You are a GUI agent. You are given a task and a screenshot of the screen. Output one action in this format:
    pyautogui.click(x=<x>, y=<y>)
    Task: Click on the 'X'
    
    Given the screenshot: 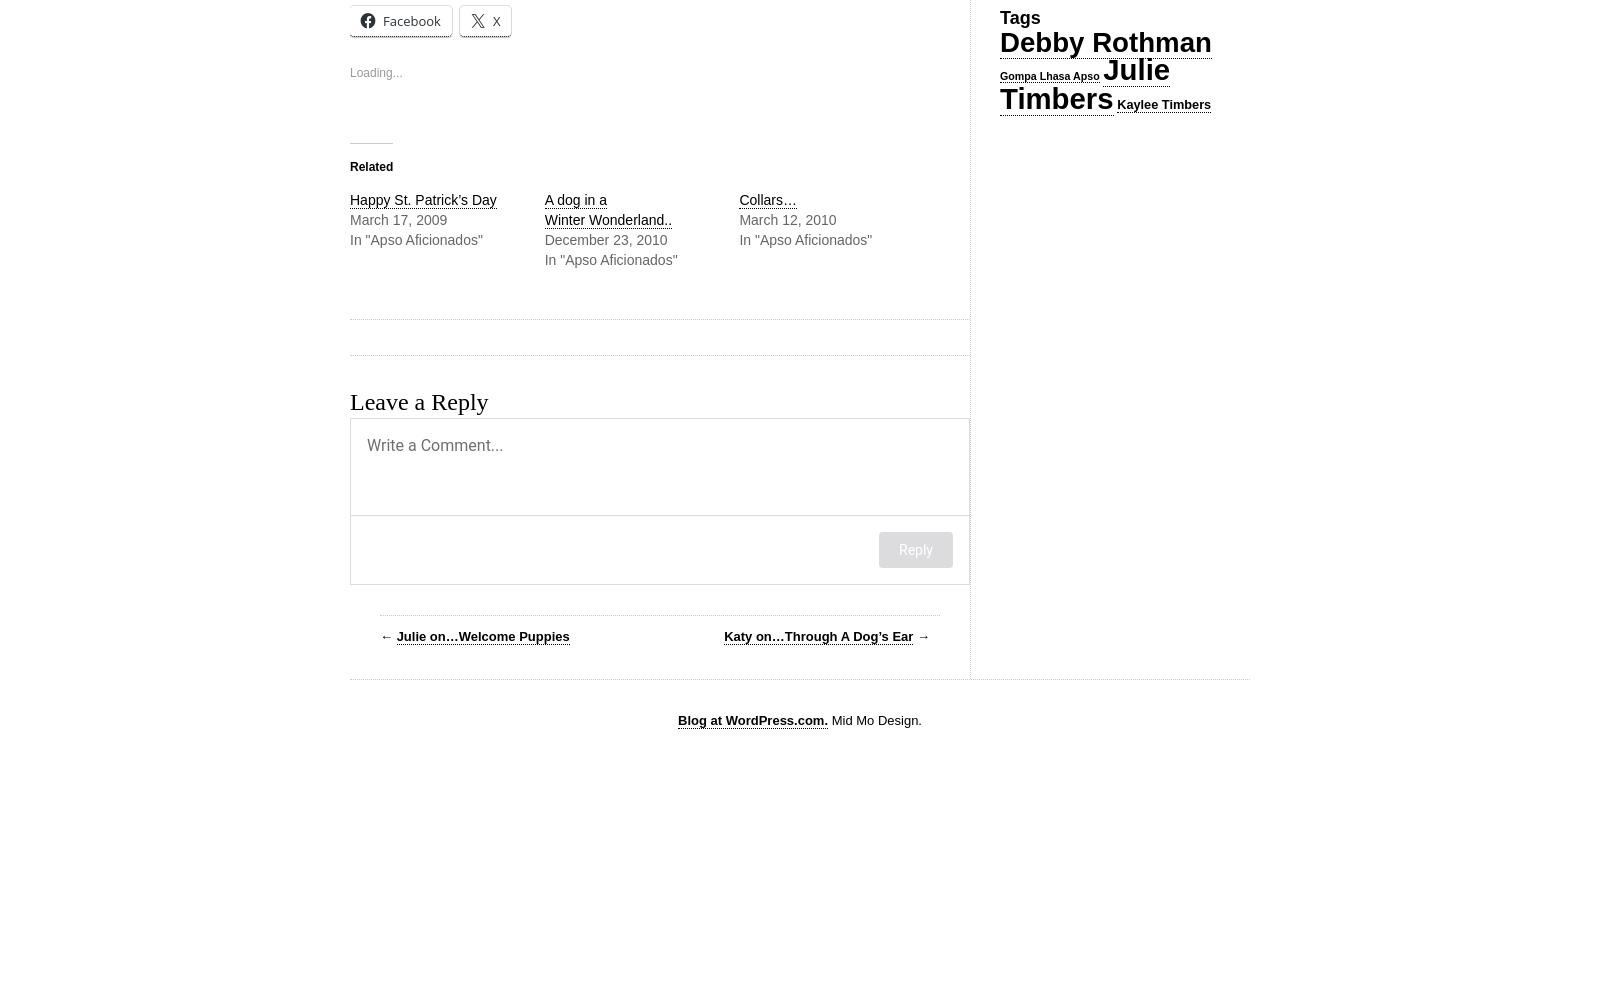 What is the action you would take?
    pyautogui.click(x=495, y=21)
    